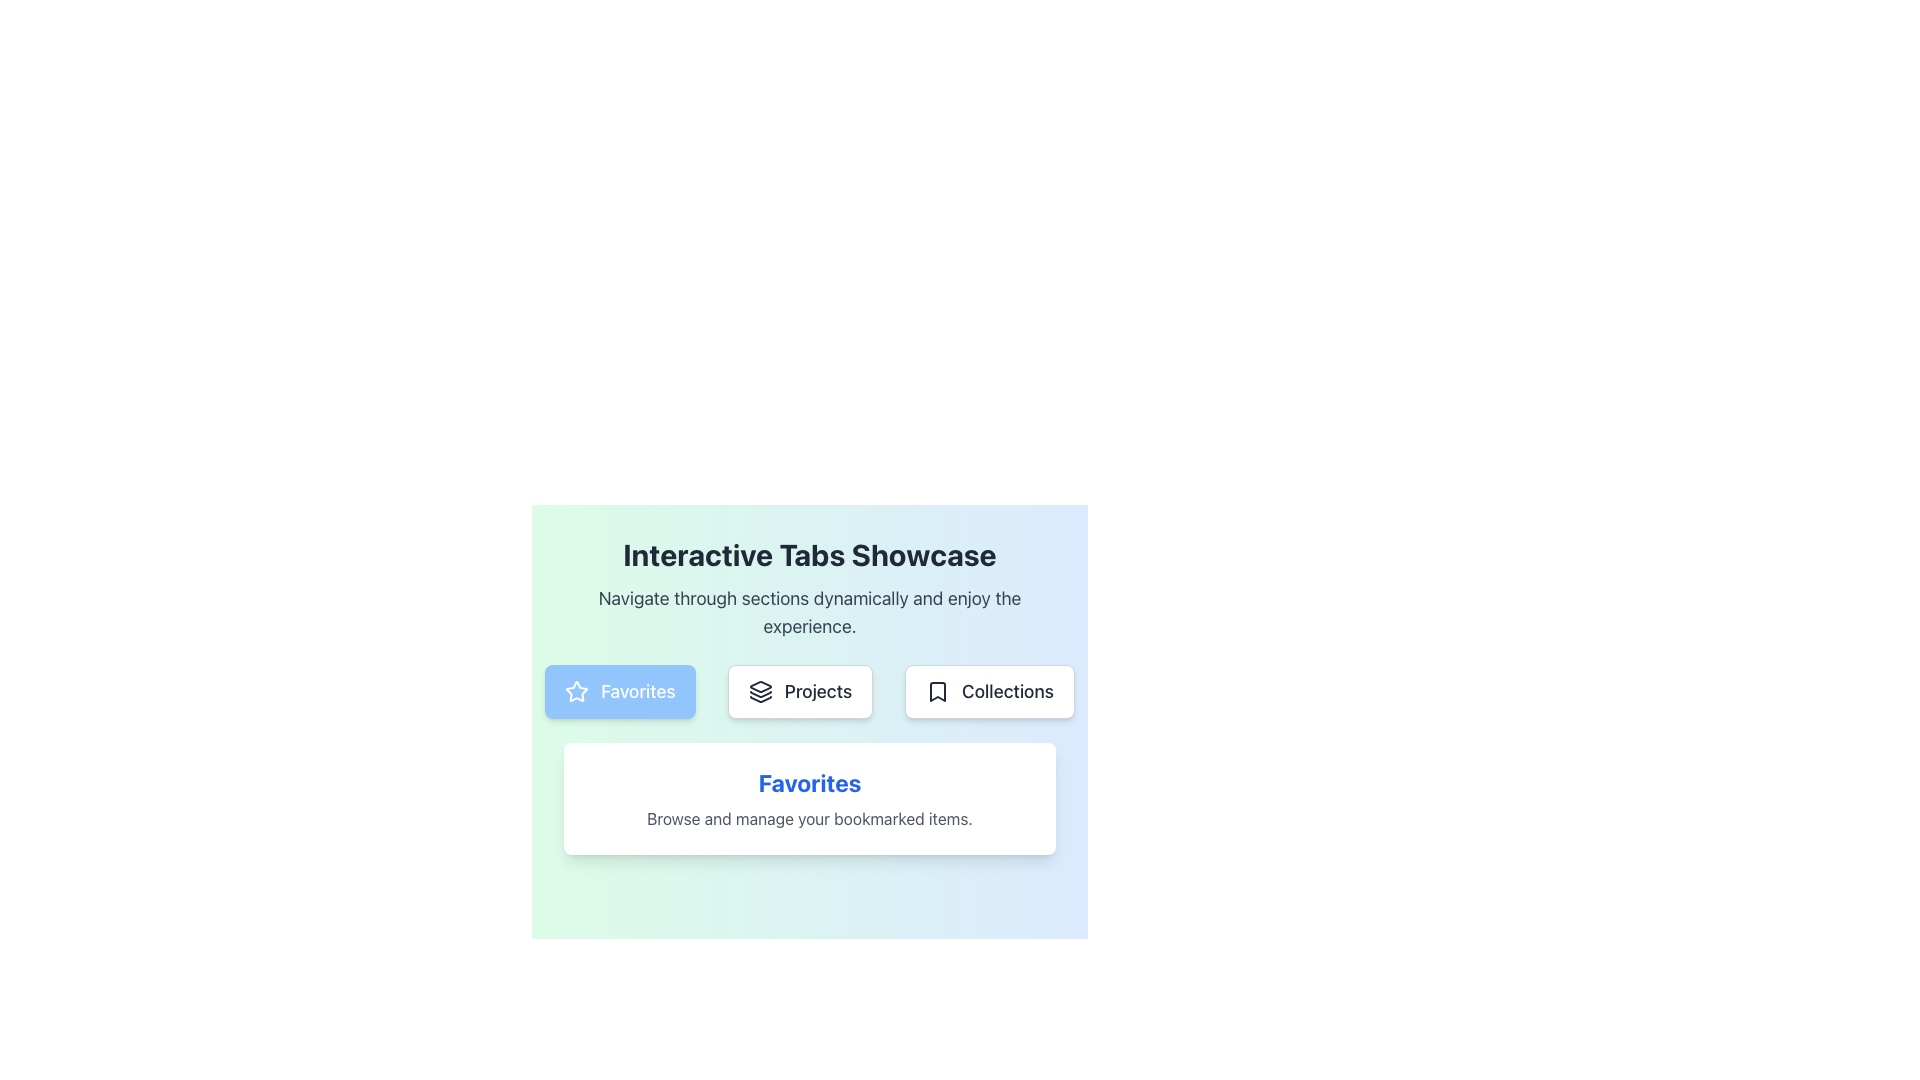  I want to click on the 'Projects' text label, which is the second button in a horizontal list of buttons labeled 'Favorites', 'Projects', and 'Collections', so click(818, 690).